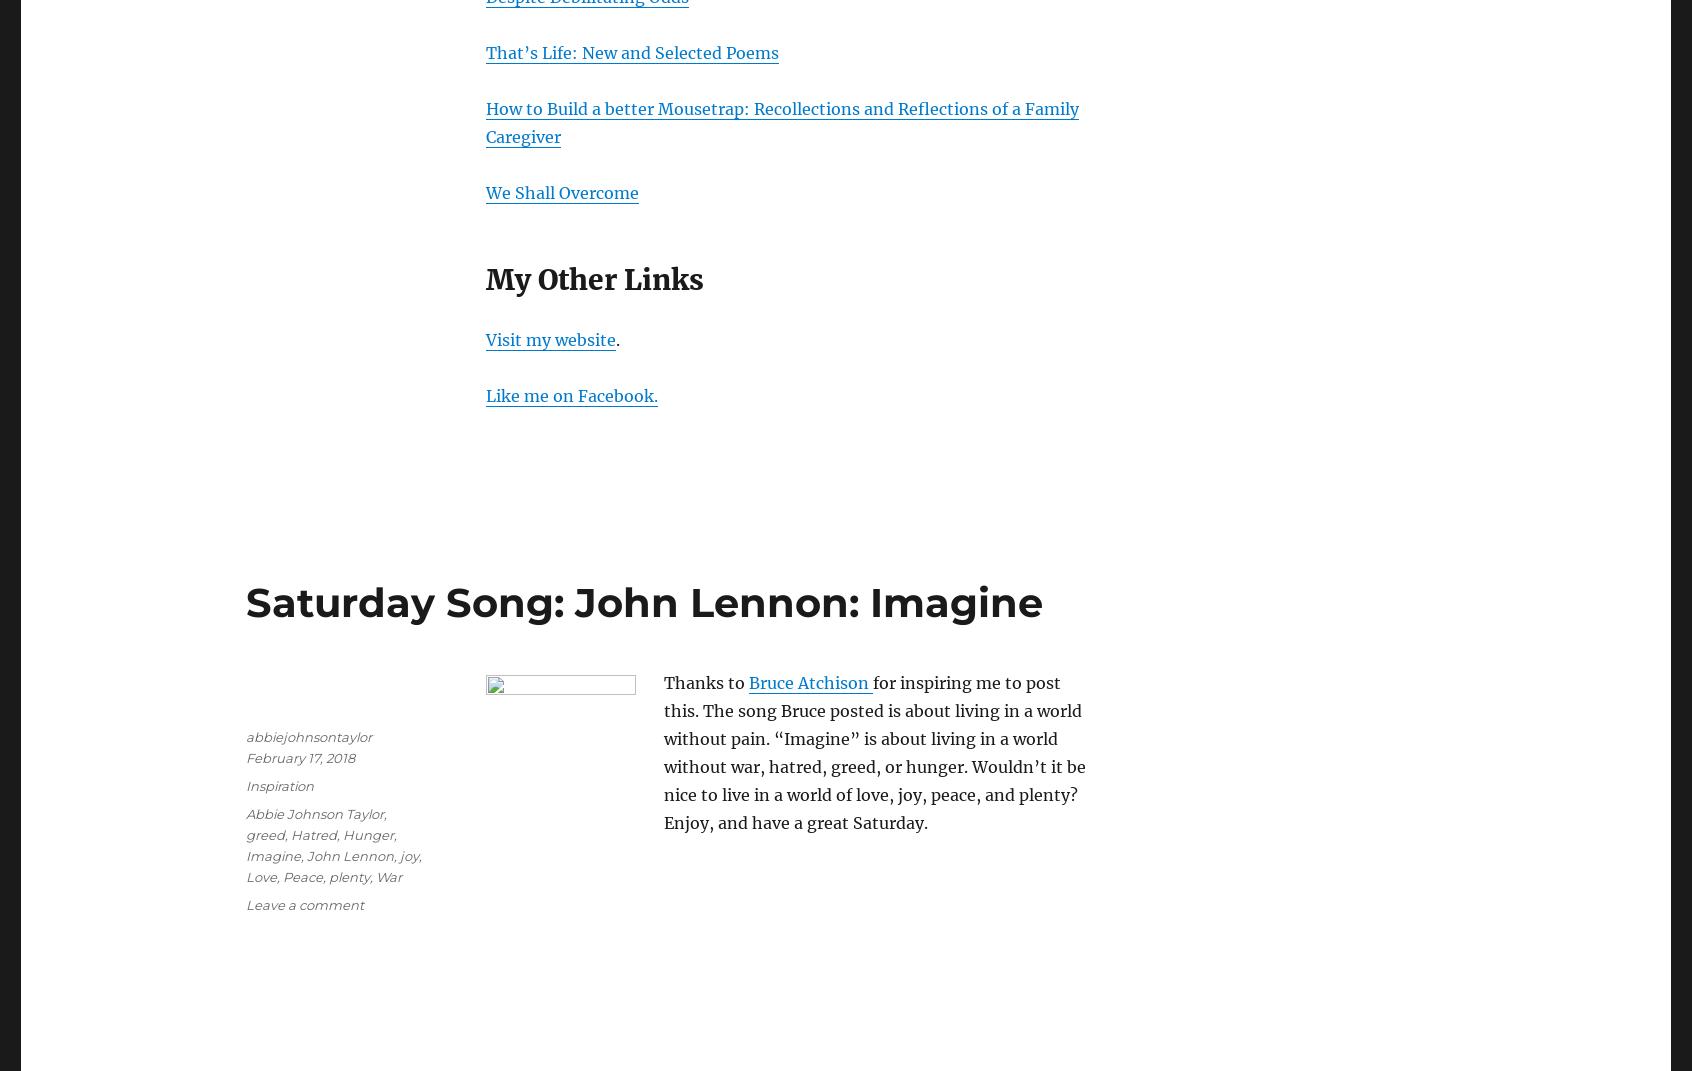 The image size is (1692, 1071). I want to click on 'We Shall Overcome', so click(562, 191).